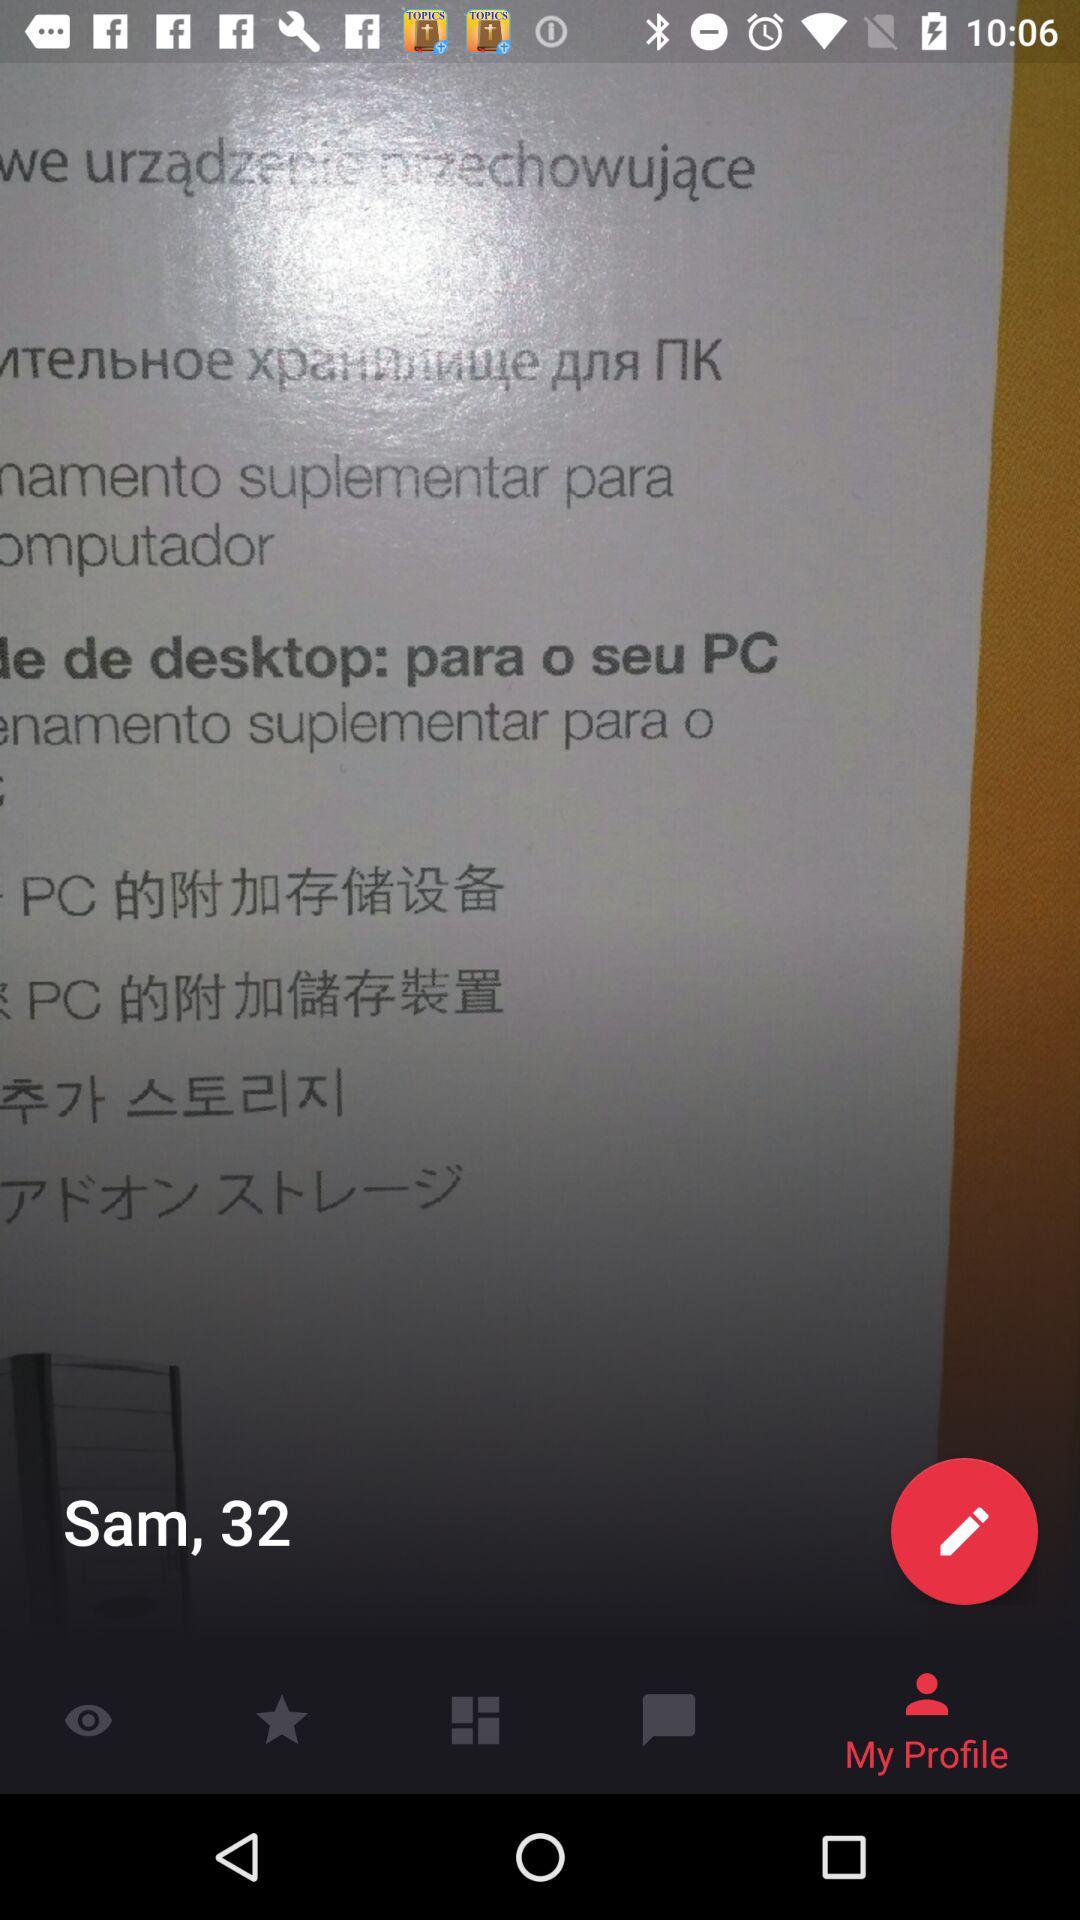 The height and width of the screenshot is (1920, 1080). I want to click on the edit icon, so click(963, 1530).